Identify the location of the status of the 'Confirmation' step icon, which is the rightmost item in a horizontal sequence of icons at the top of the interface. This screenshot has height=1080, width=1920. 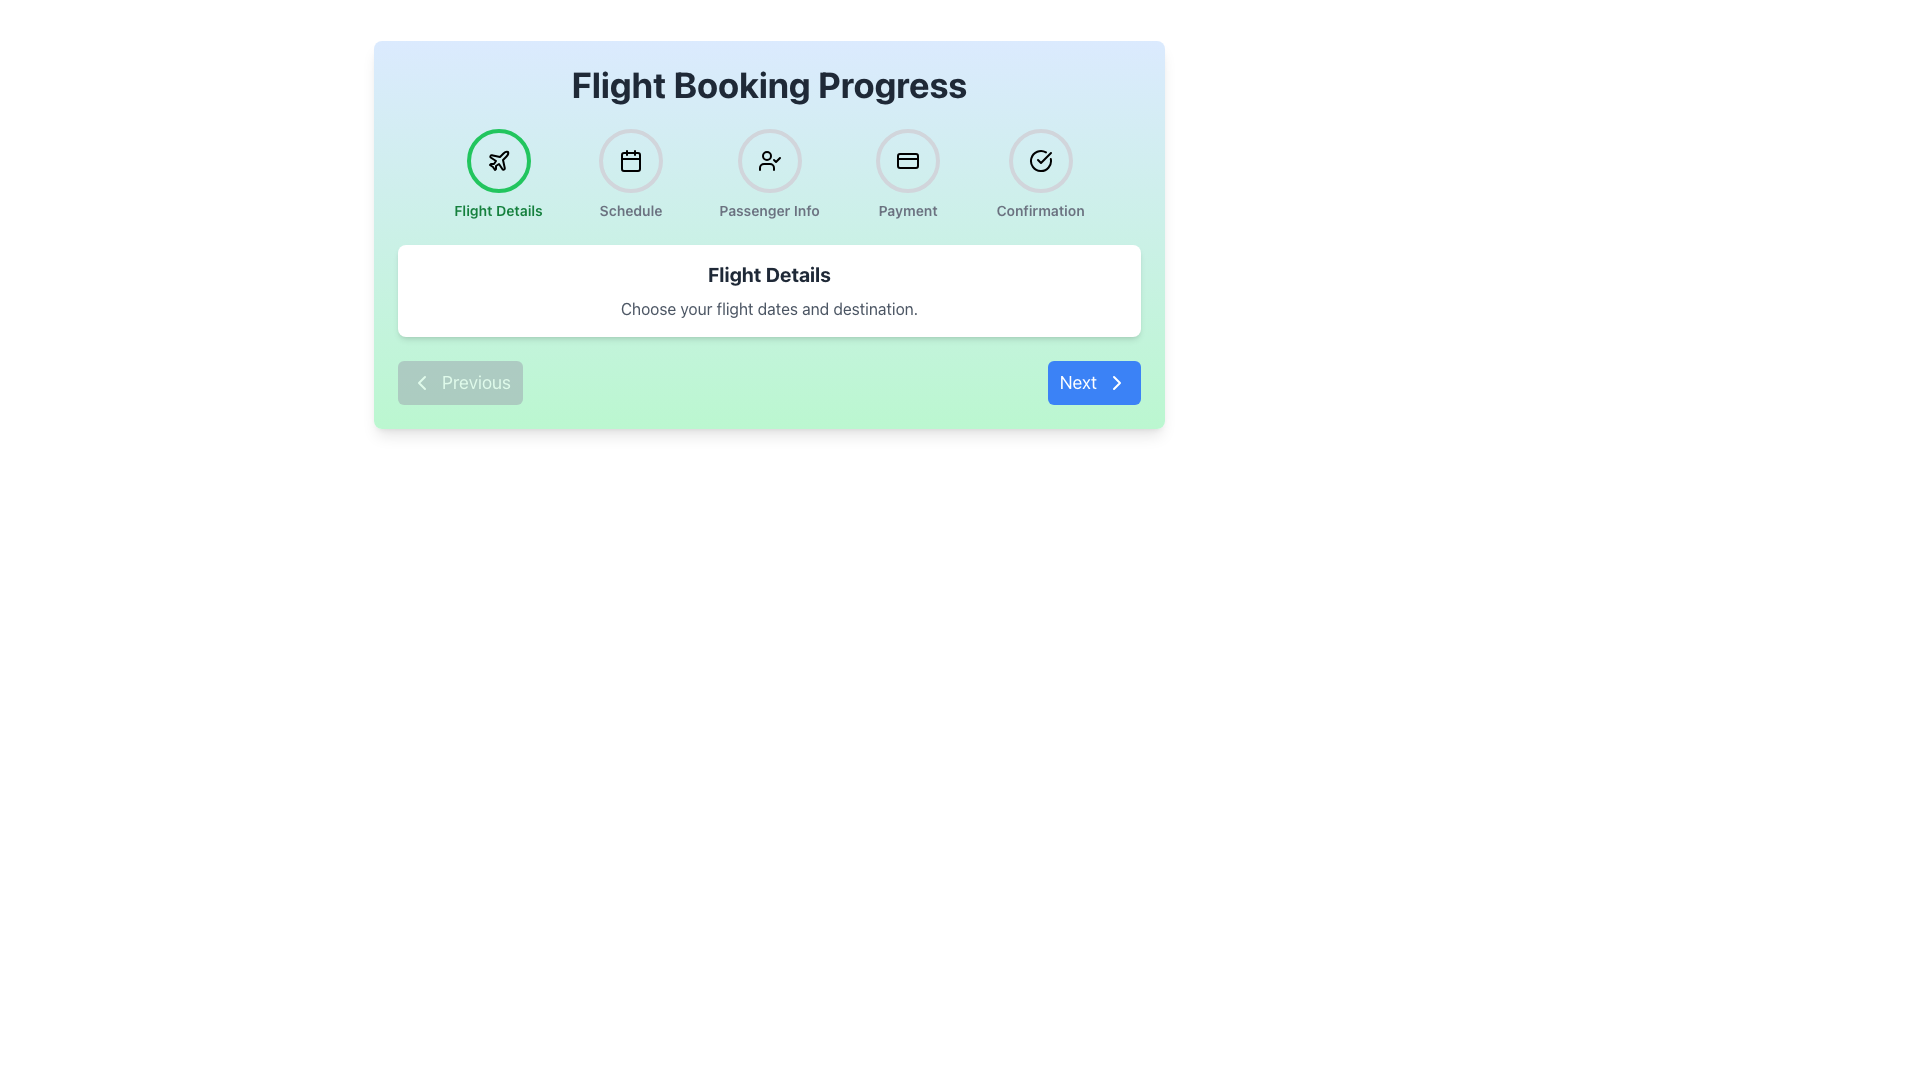
(1040, 160).